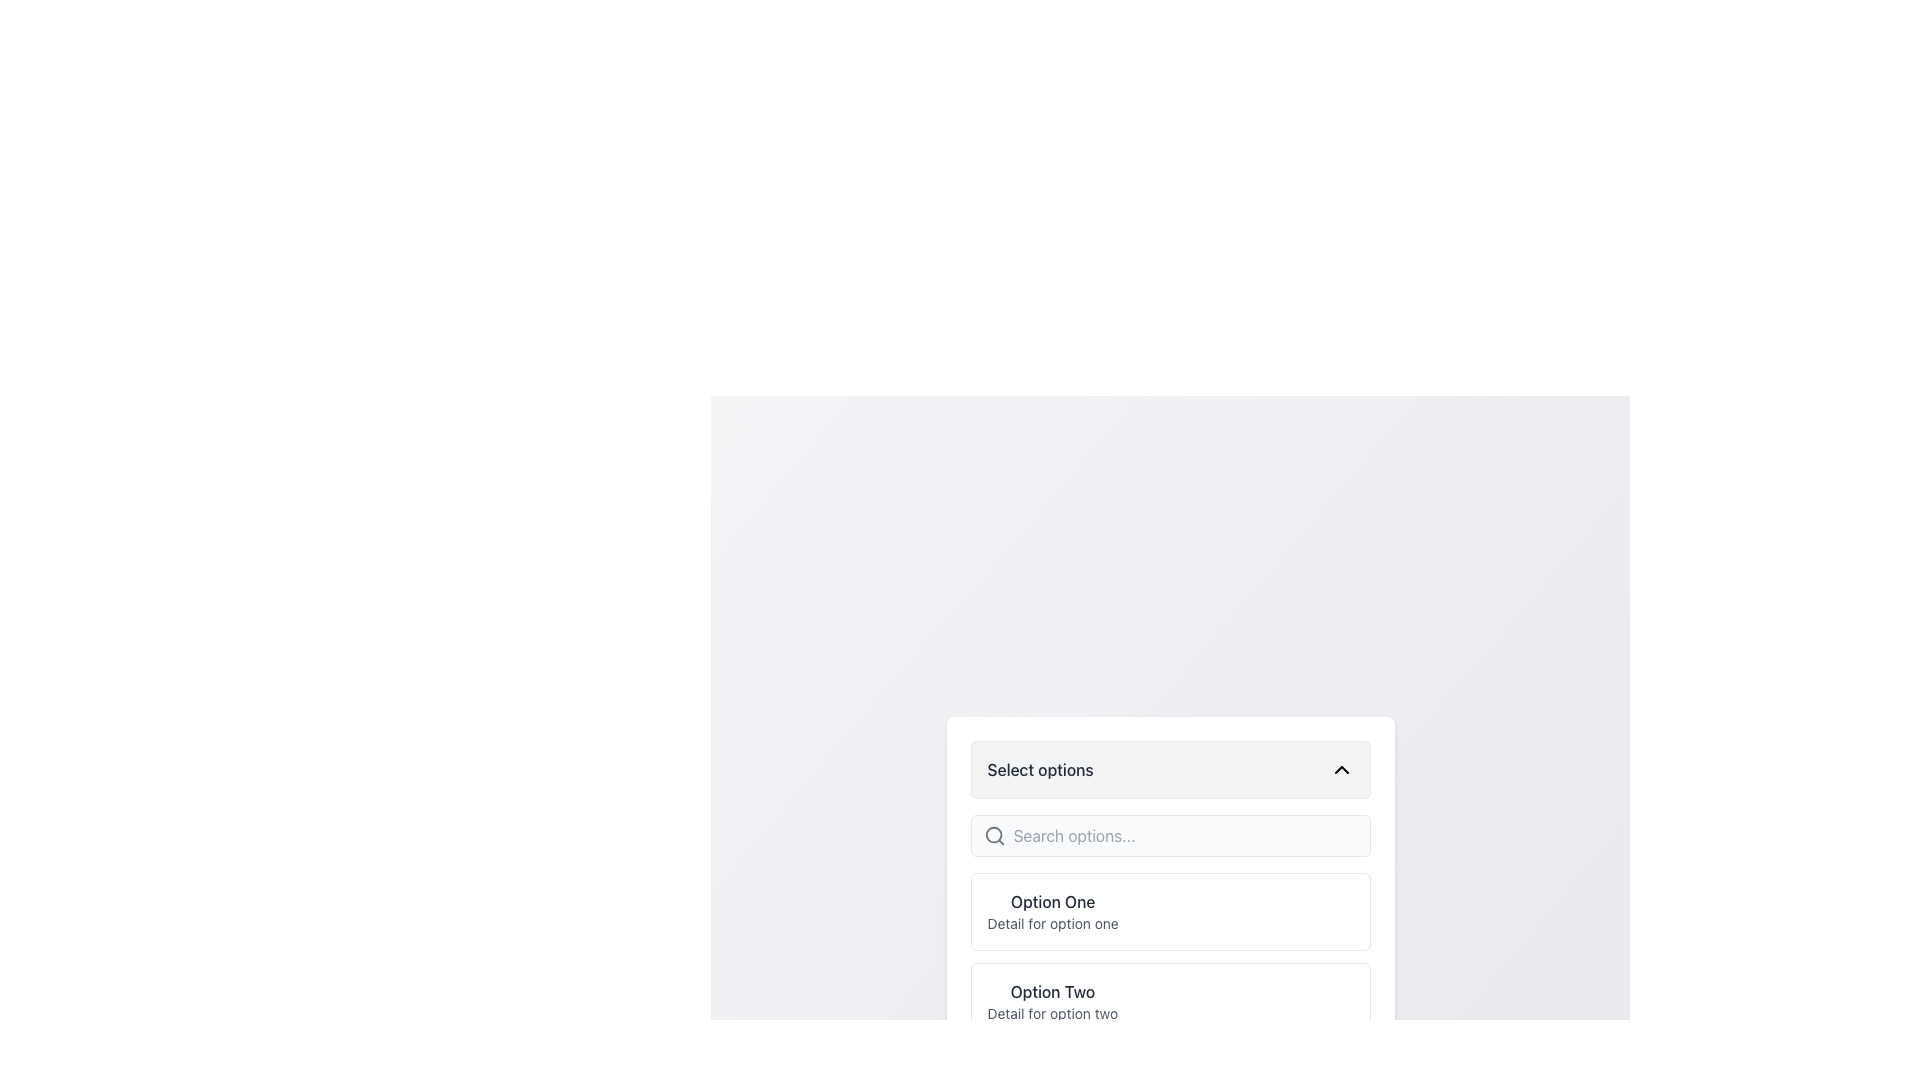 Image resolution: width=1920 pixels, height=1080 pixels. I want to click on the magnifying glass icon used to symbolize search functionality, which is located on the left side of the 'Search options' input field, so click(993, 835).